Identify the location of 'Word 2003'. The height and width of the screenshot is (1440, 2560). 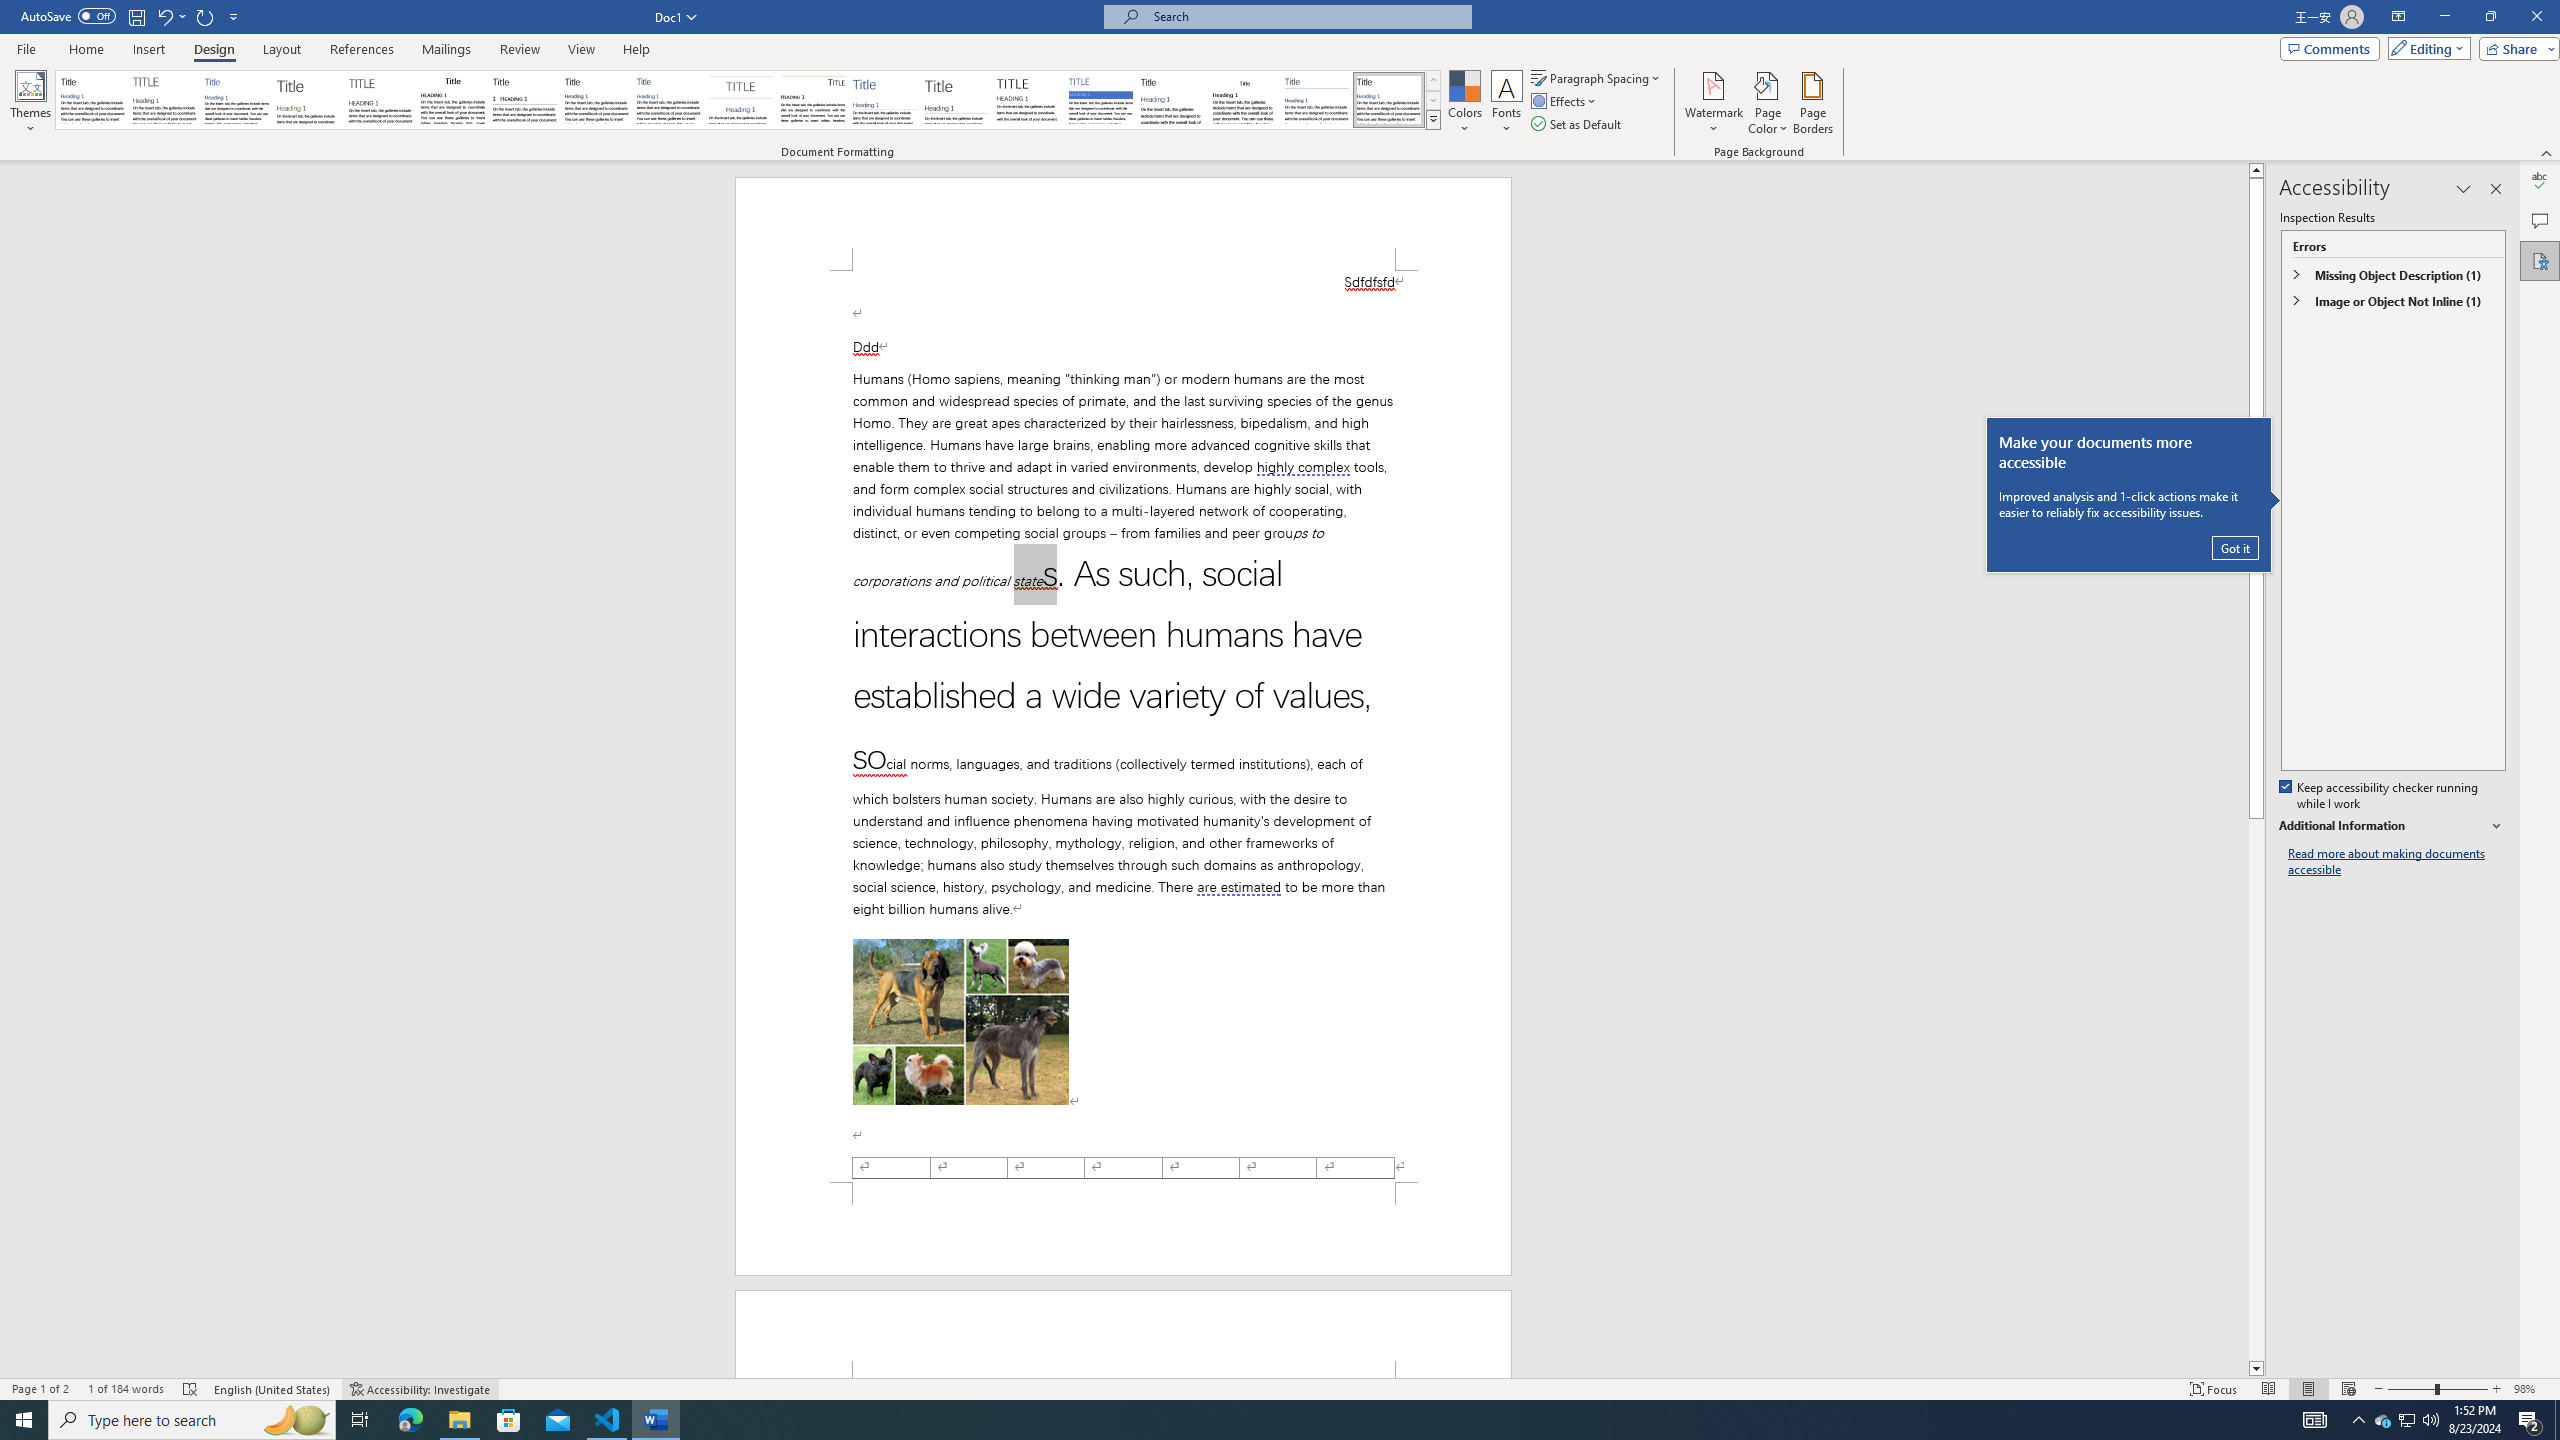
(1243, 99).